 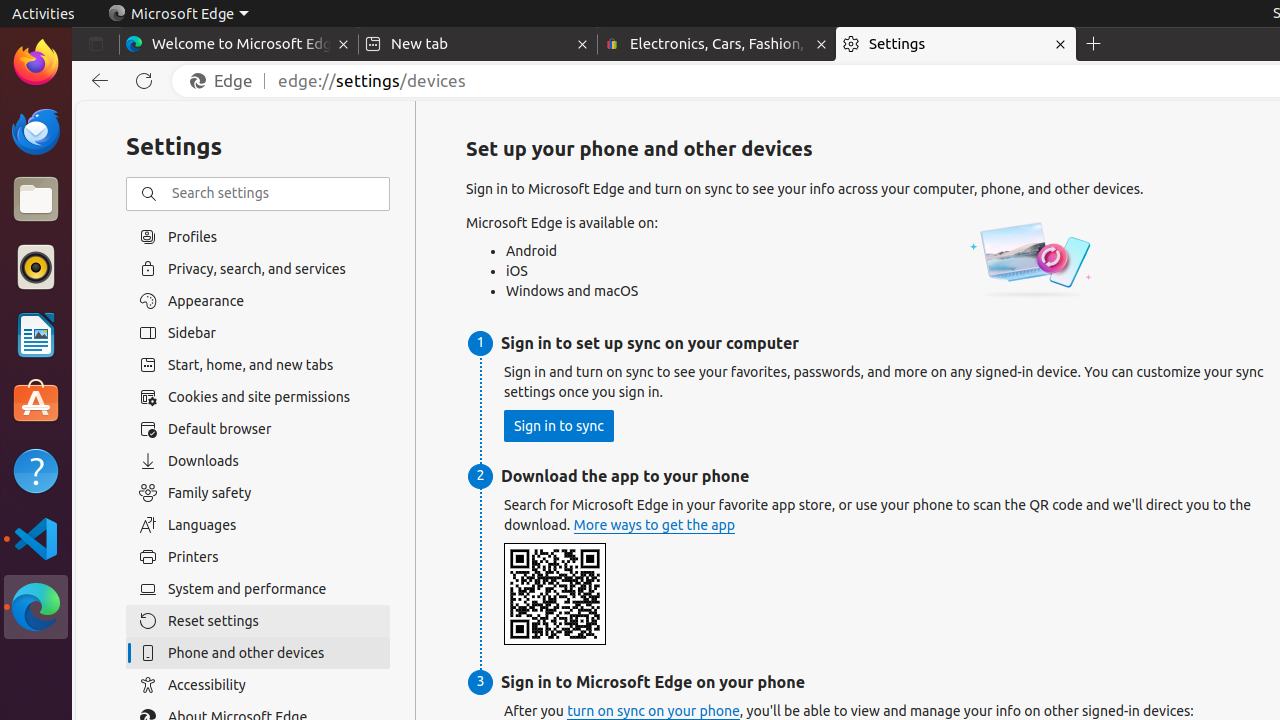 What do you see at coordinates (257, 652) in the screenshot?
I see `'Phone and other devices'` at bounding box center [257, 652].